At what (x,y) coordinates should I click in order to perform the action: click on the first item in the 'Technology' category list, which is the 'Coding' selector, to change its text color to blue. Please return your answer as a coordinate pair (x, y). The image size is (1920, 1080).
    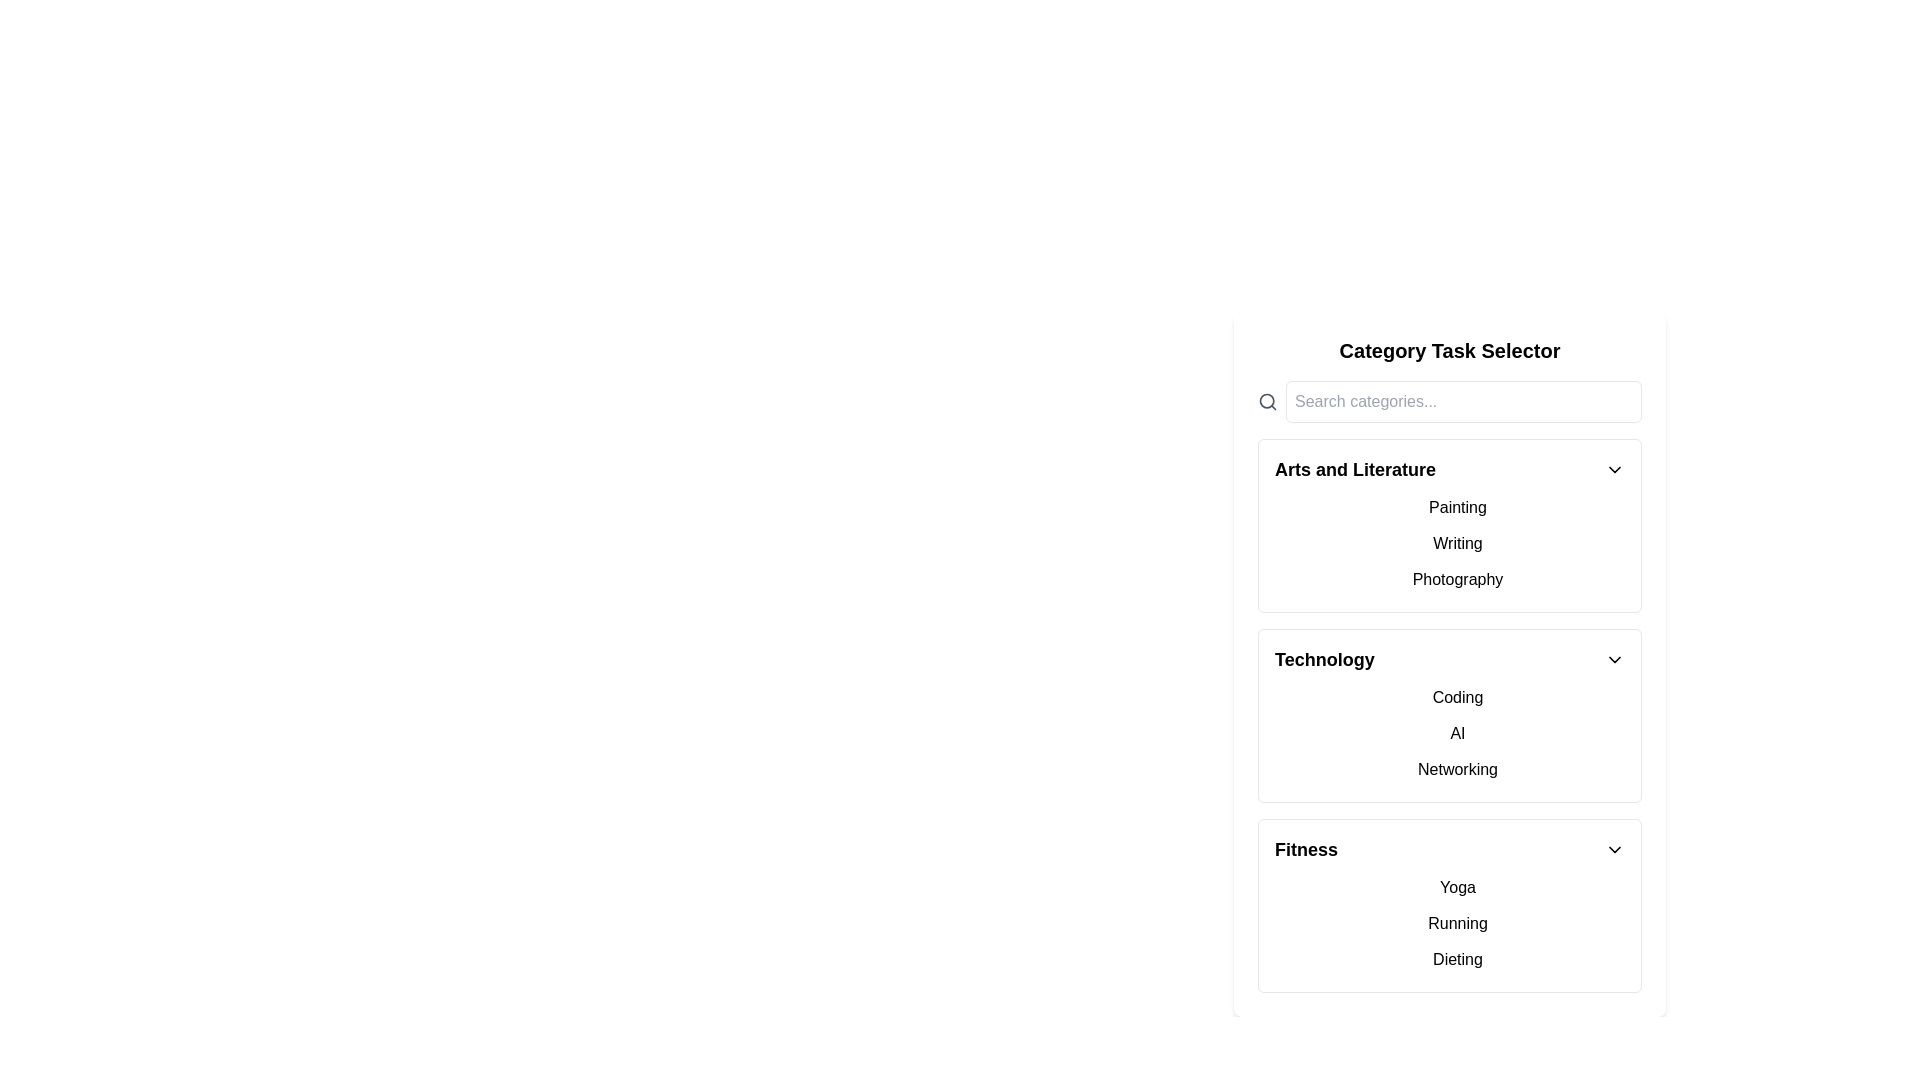
    Looking at the image, I should click on (1458, 697).